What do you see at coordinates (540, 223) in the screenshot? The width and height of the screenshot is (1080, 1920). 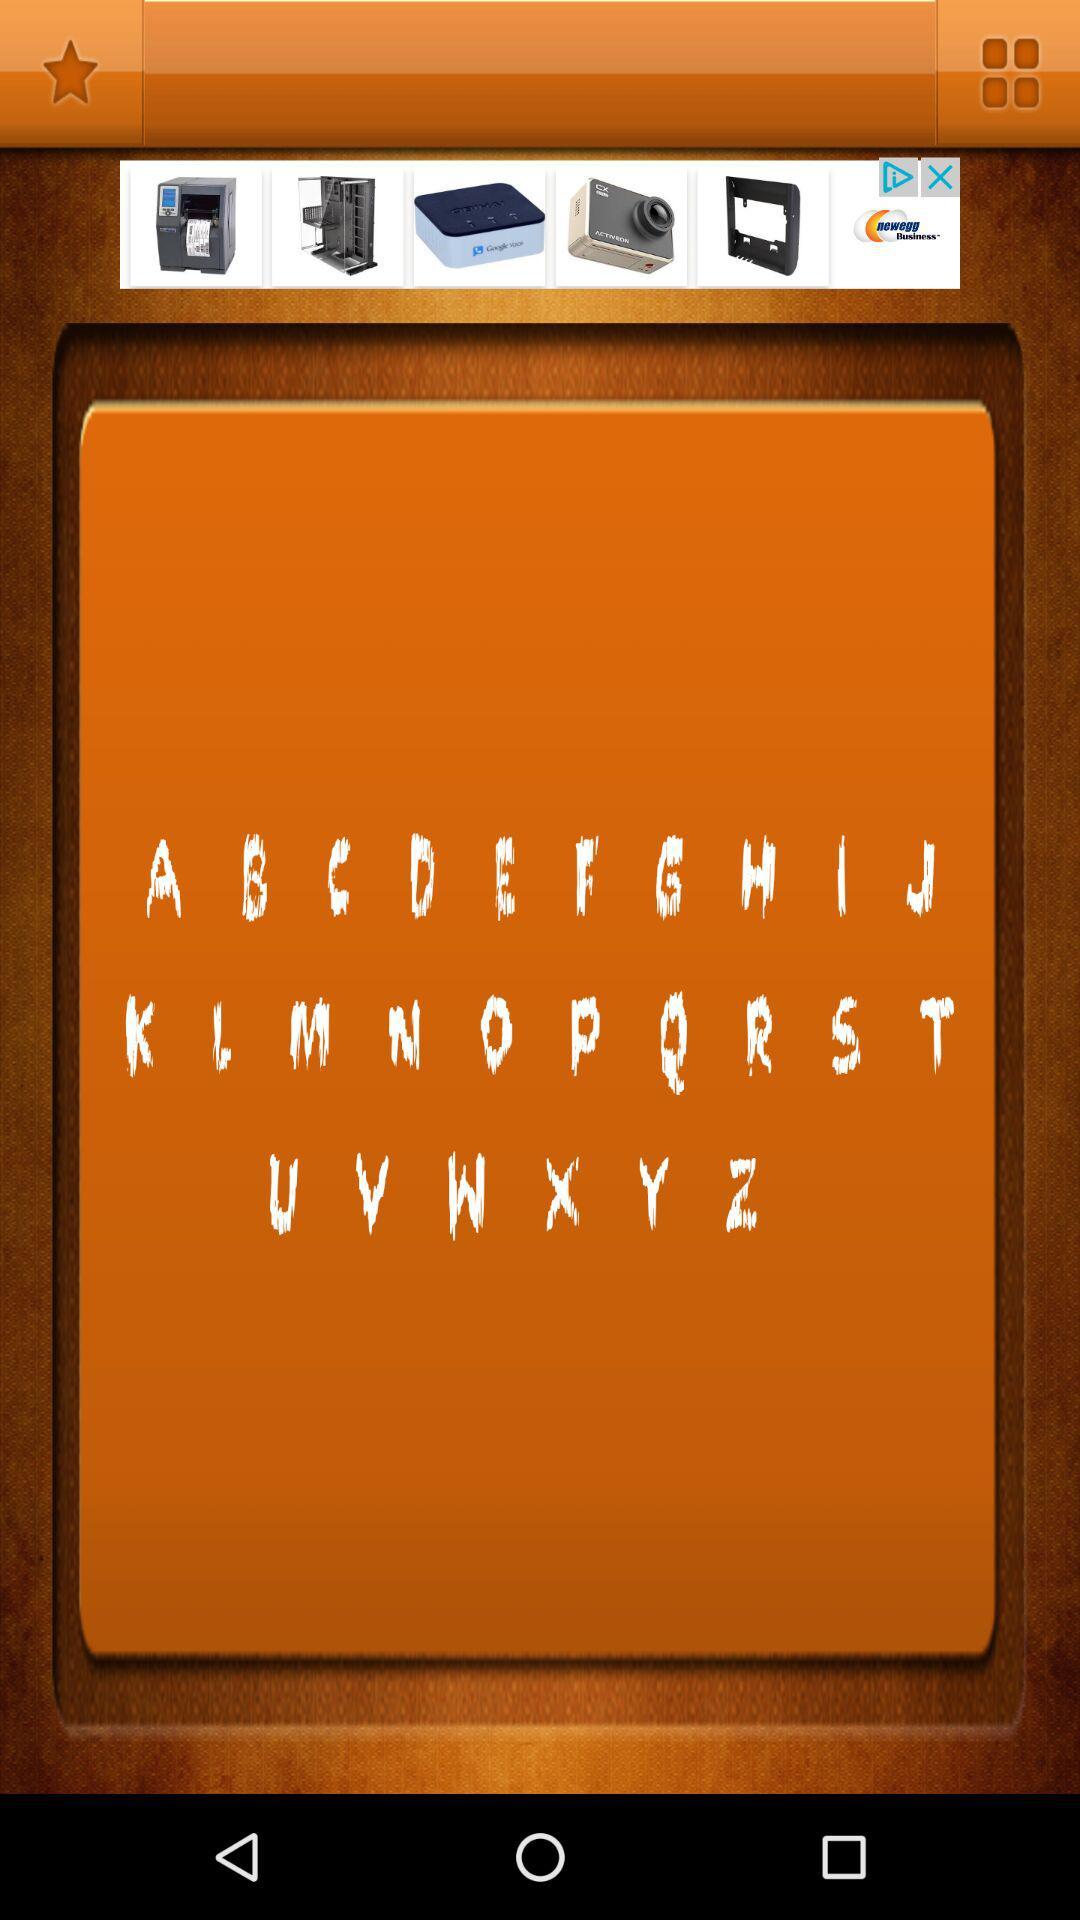 I see `advertisement` at bounding box center [540, 223].